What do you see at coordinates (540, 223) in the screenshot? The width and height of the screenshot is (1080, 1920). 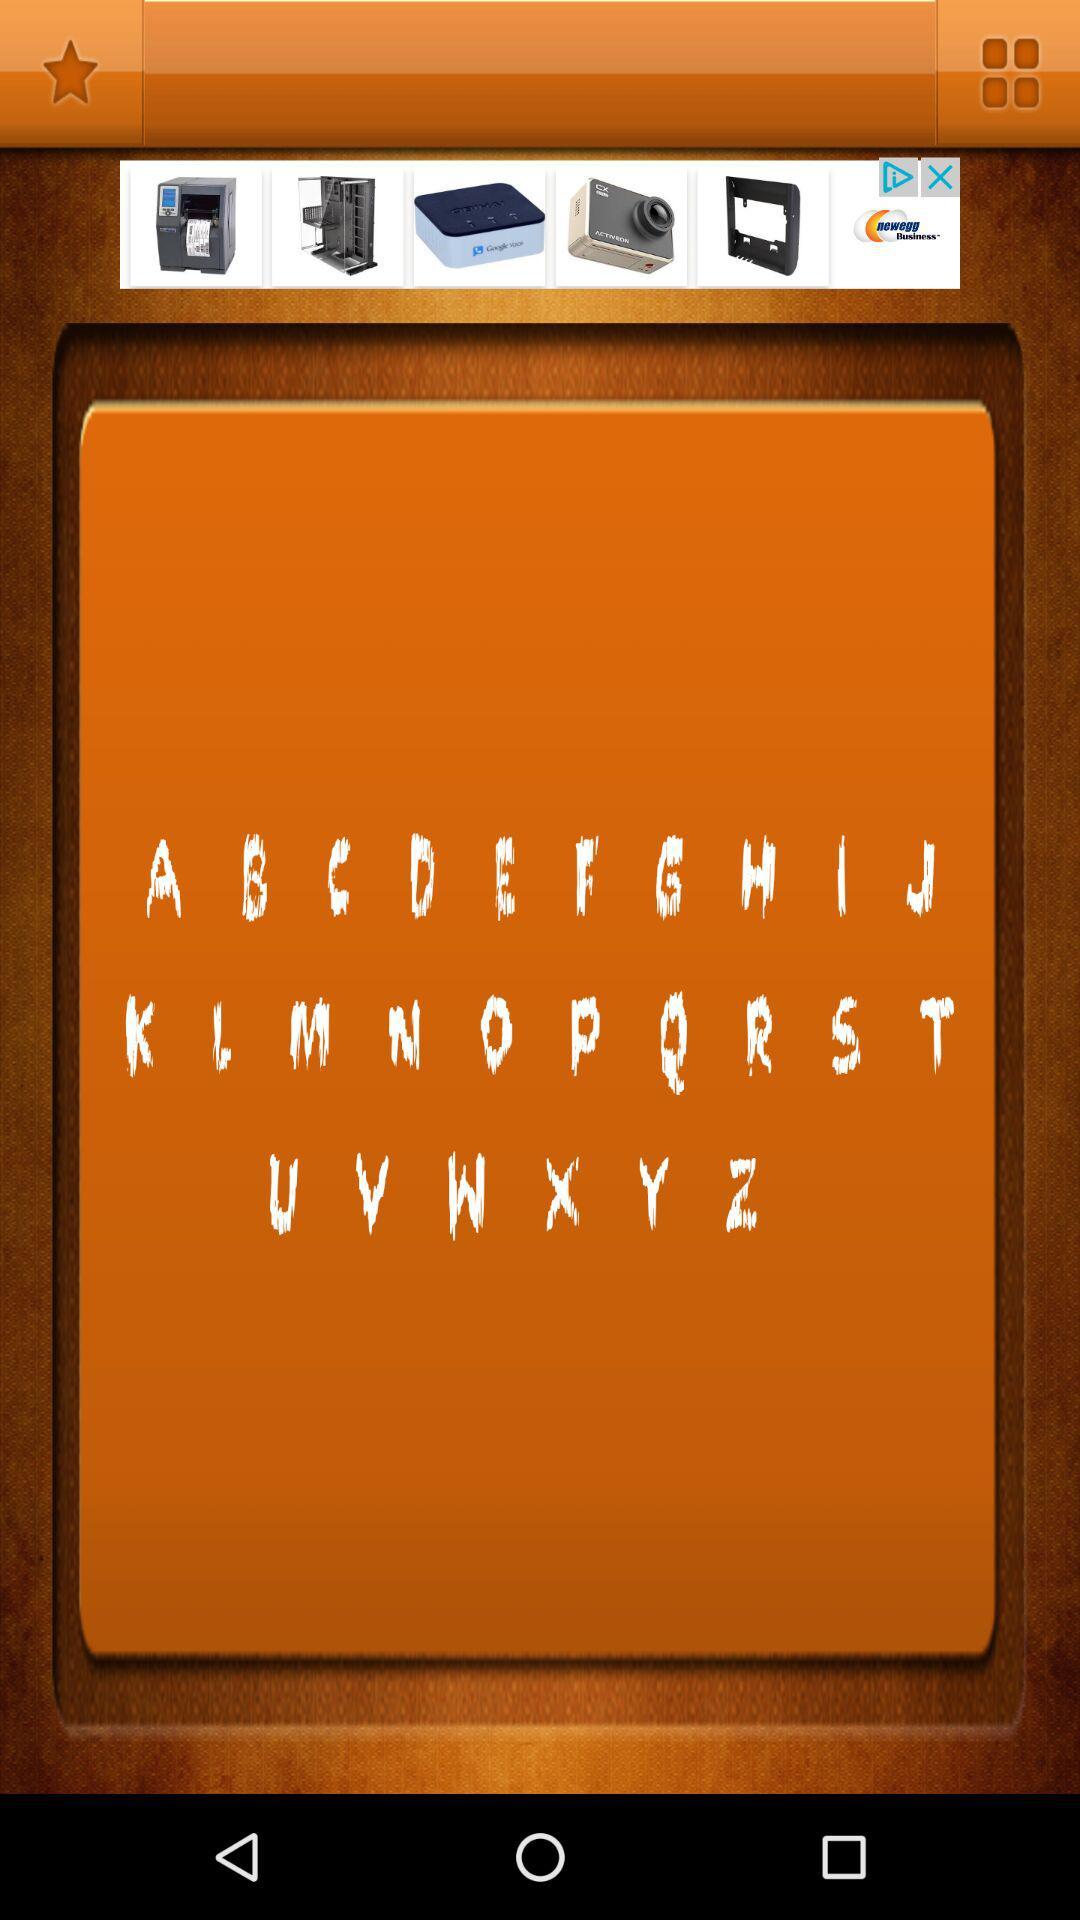 I see `advertisement` at bounding box center [540, 223].